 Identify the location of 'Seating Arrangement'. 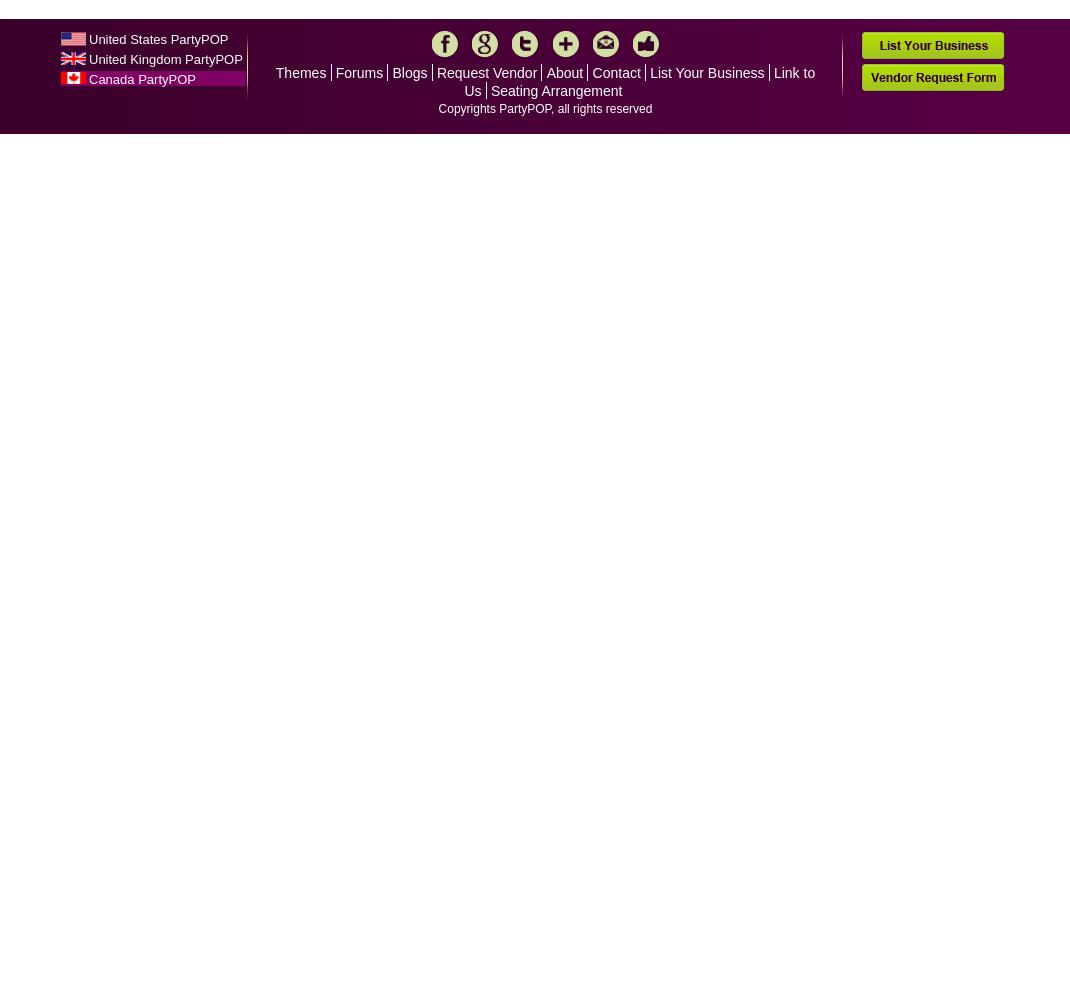
(554, 90).